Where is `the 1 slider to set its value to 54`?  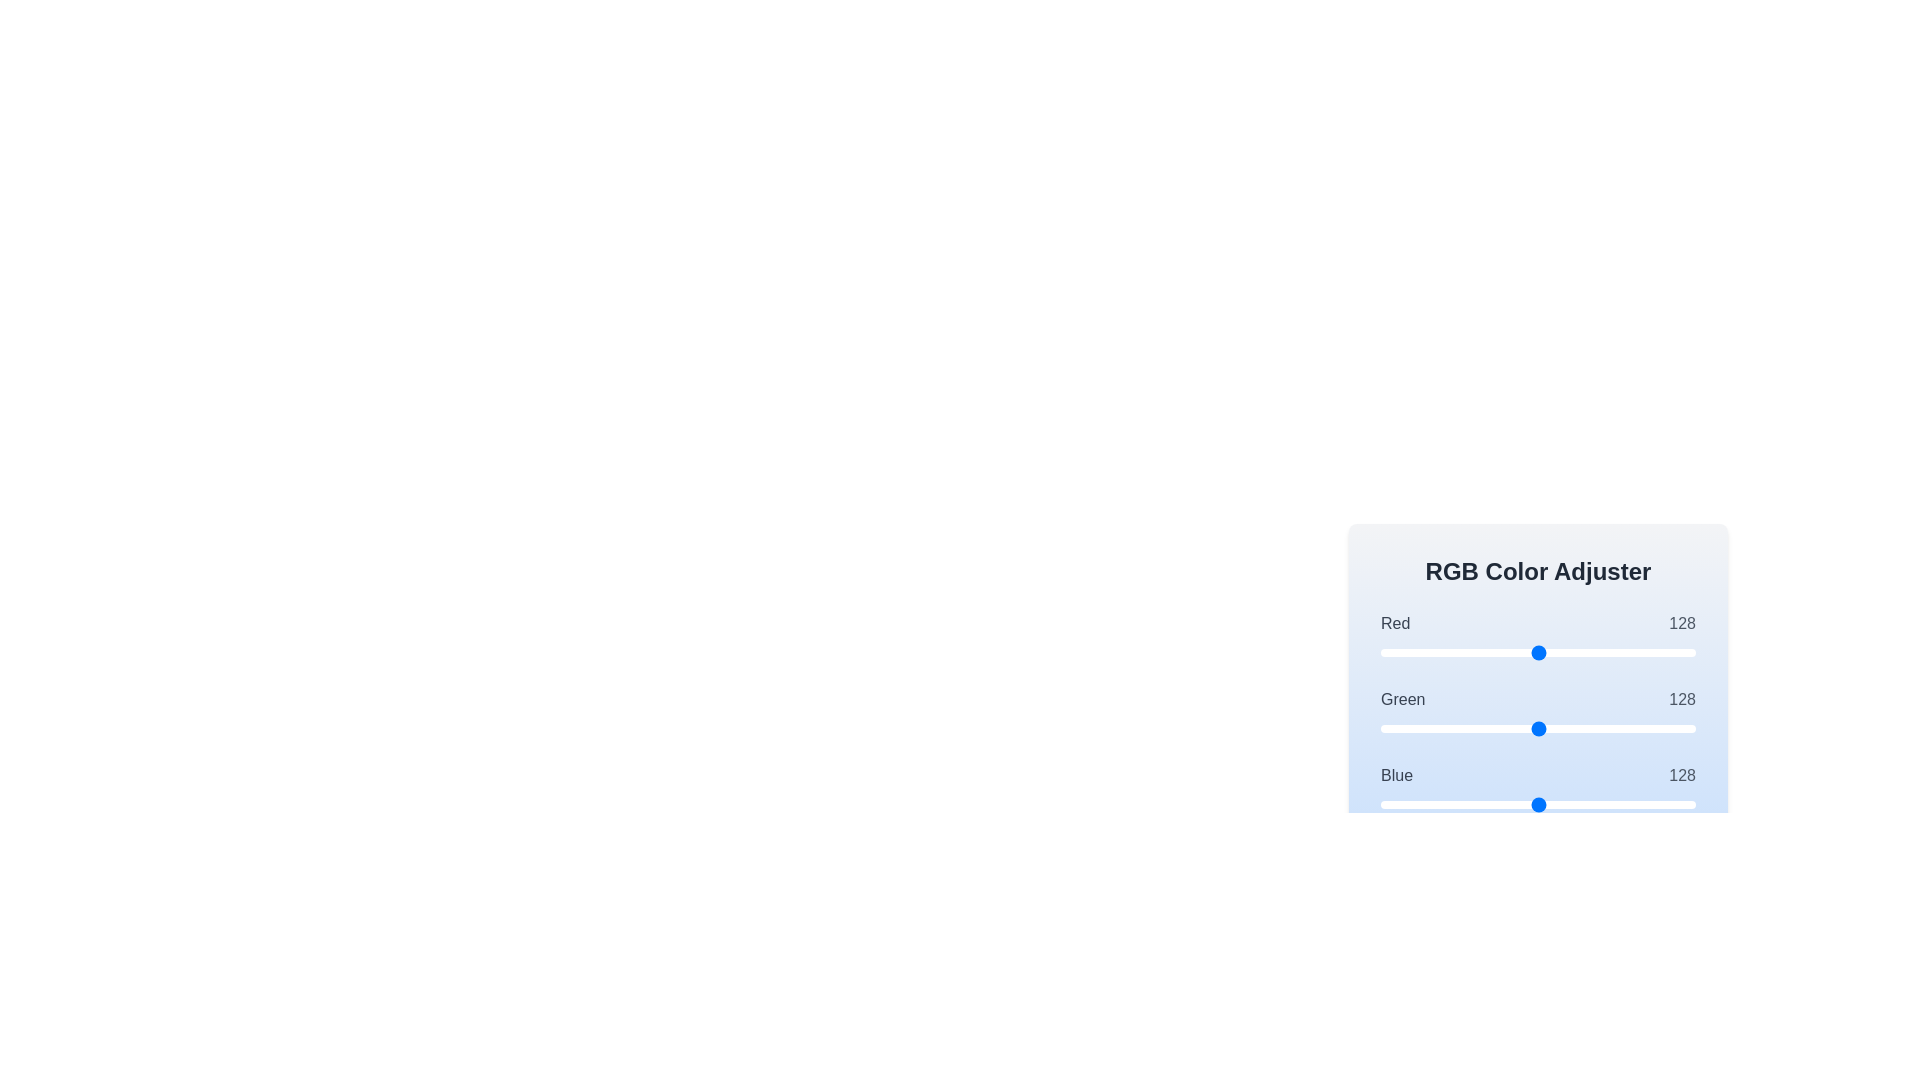 the 1 slider to set its value to 54 is located at coordinates (1447, 729).